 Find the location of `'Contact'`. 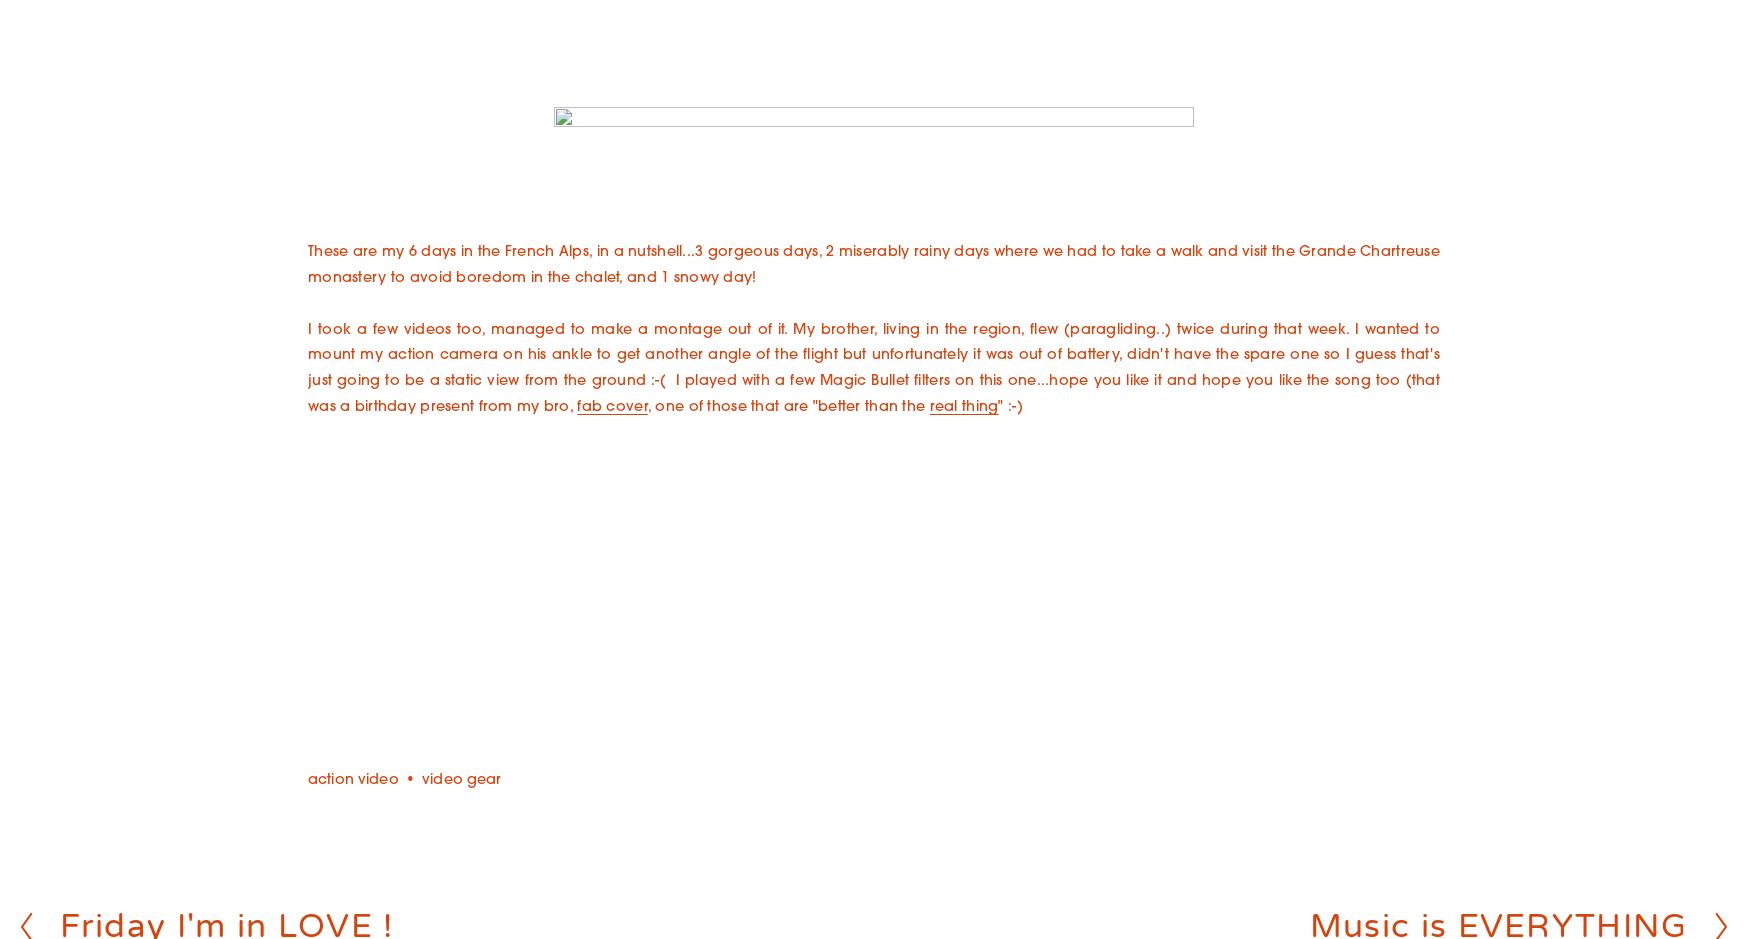

'Contact' is located at coordinates (873, 322).